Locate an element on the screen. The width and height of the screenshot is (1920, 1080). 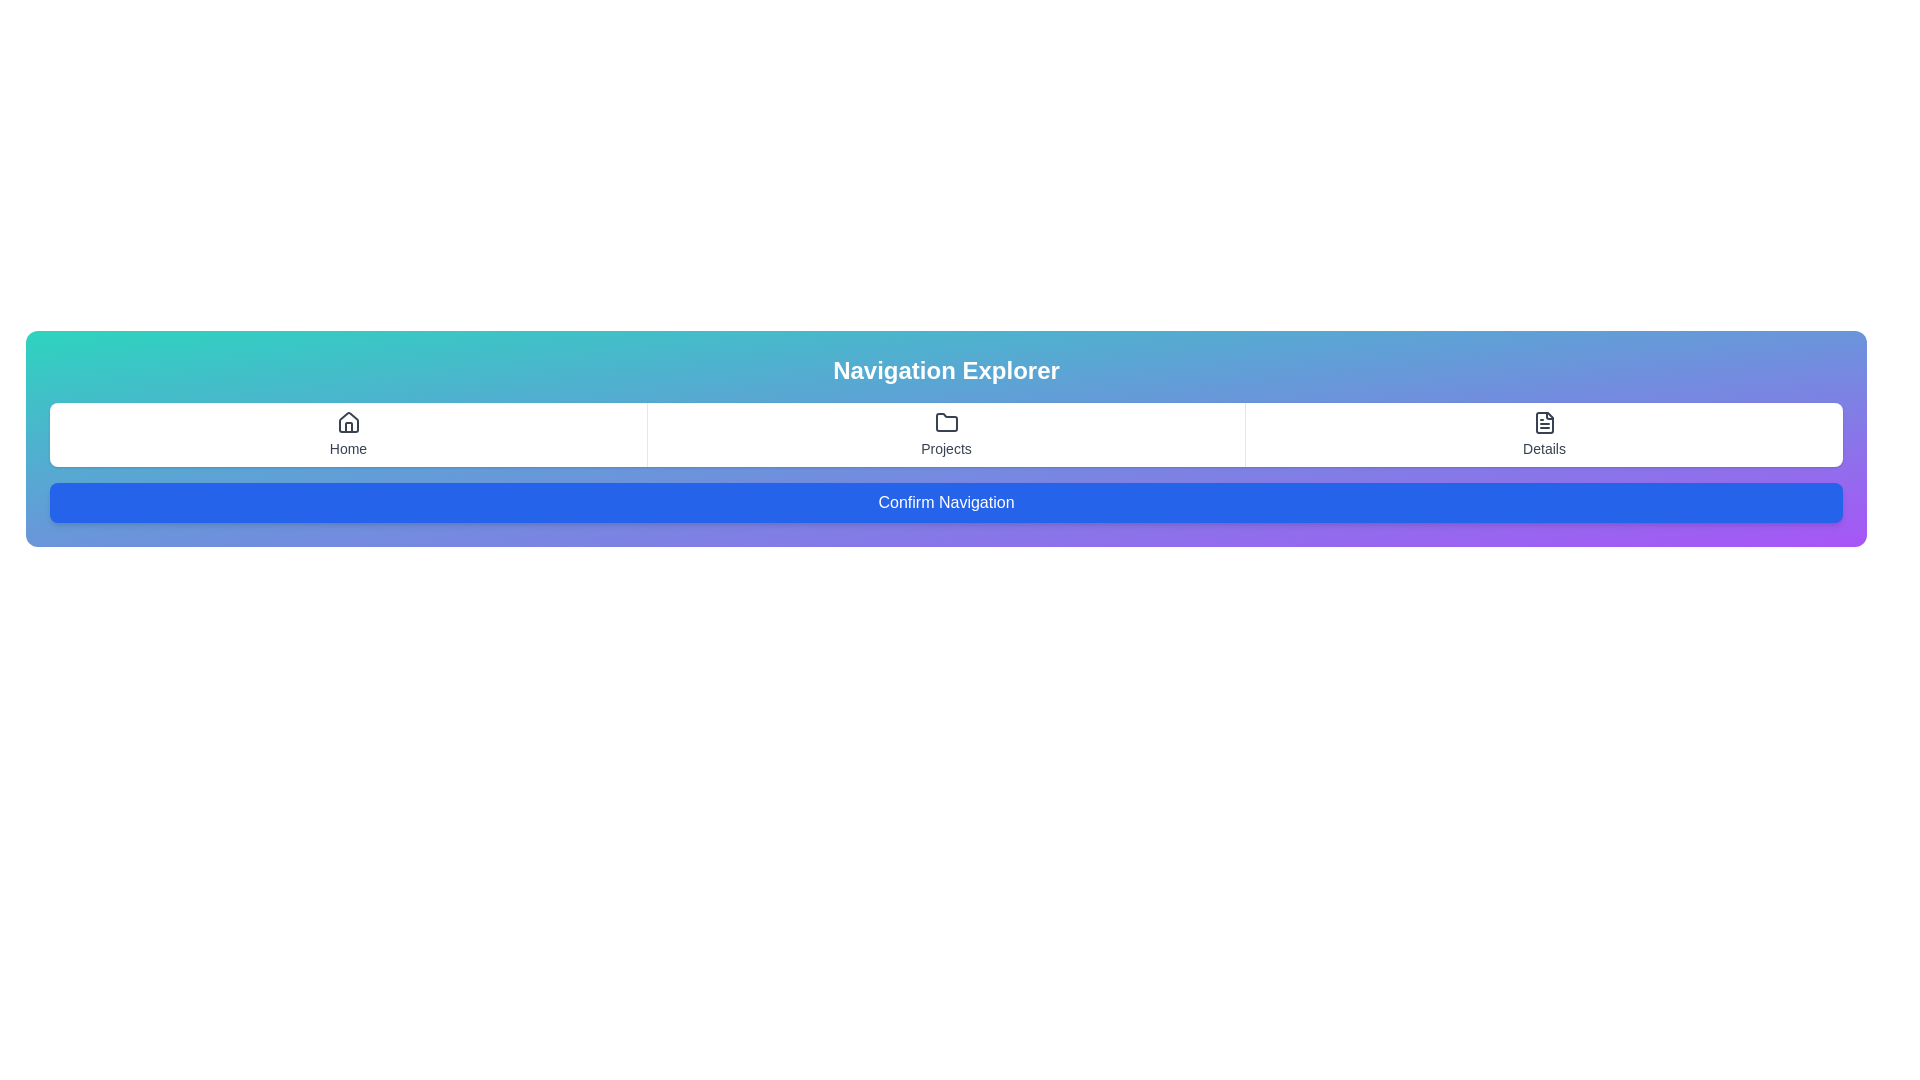
the 'Projects' icon, which serves as a decorative representation of the section and is aligned with the 'Projects' label underneath is located at coordinates (945, 421).